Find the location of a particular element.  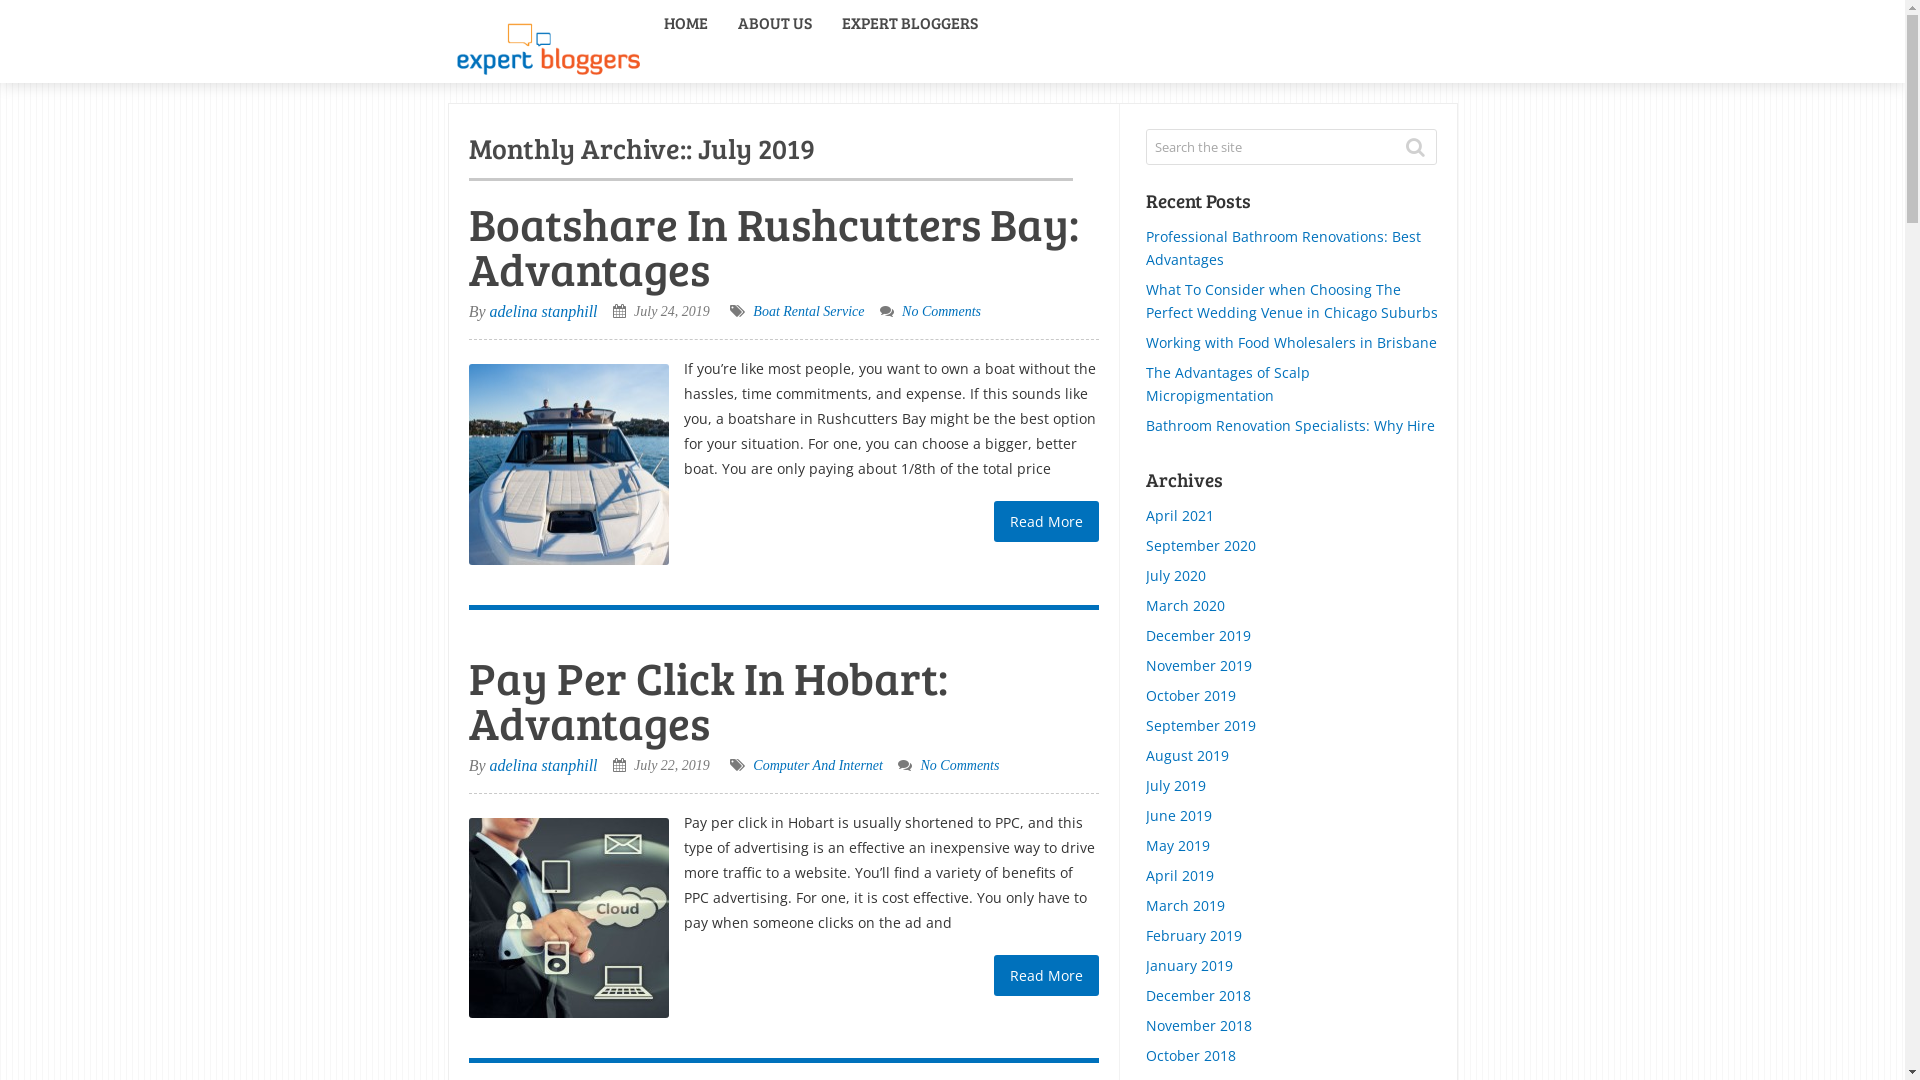

'Working with Food Wholesalers in Brisbane' is located at coordinates (1146, 341).